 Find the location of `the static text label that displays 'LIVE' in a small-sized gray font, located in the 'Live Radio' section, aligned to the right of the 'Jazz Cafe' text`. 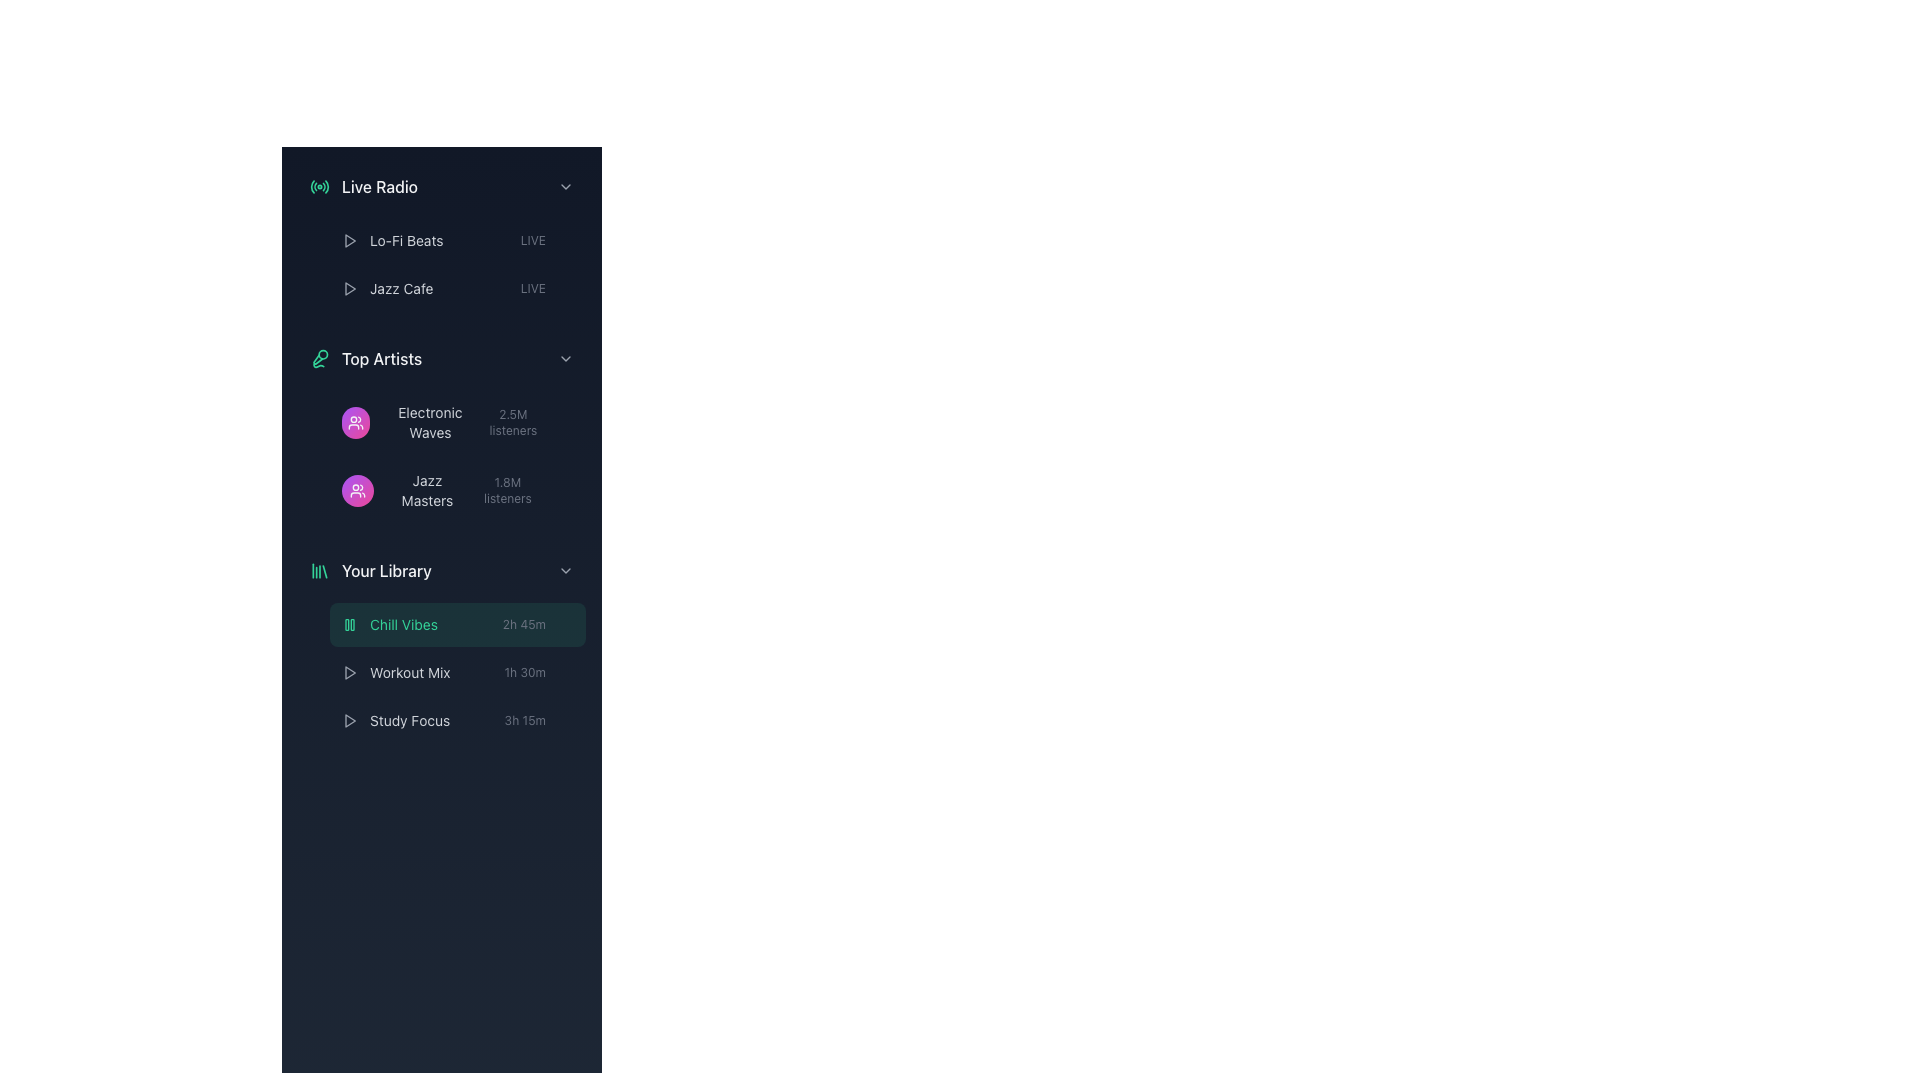

the static text label that displays 'LIVE' in a small-sized gray font, located in the 'Live Radio' section, aligned to the right of the 'Jazz Cafe' text is located at coordinates (533, 289).